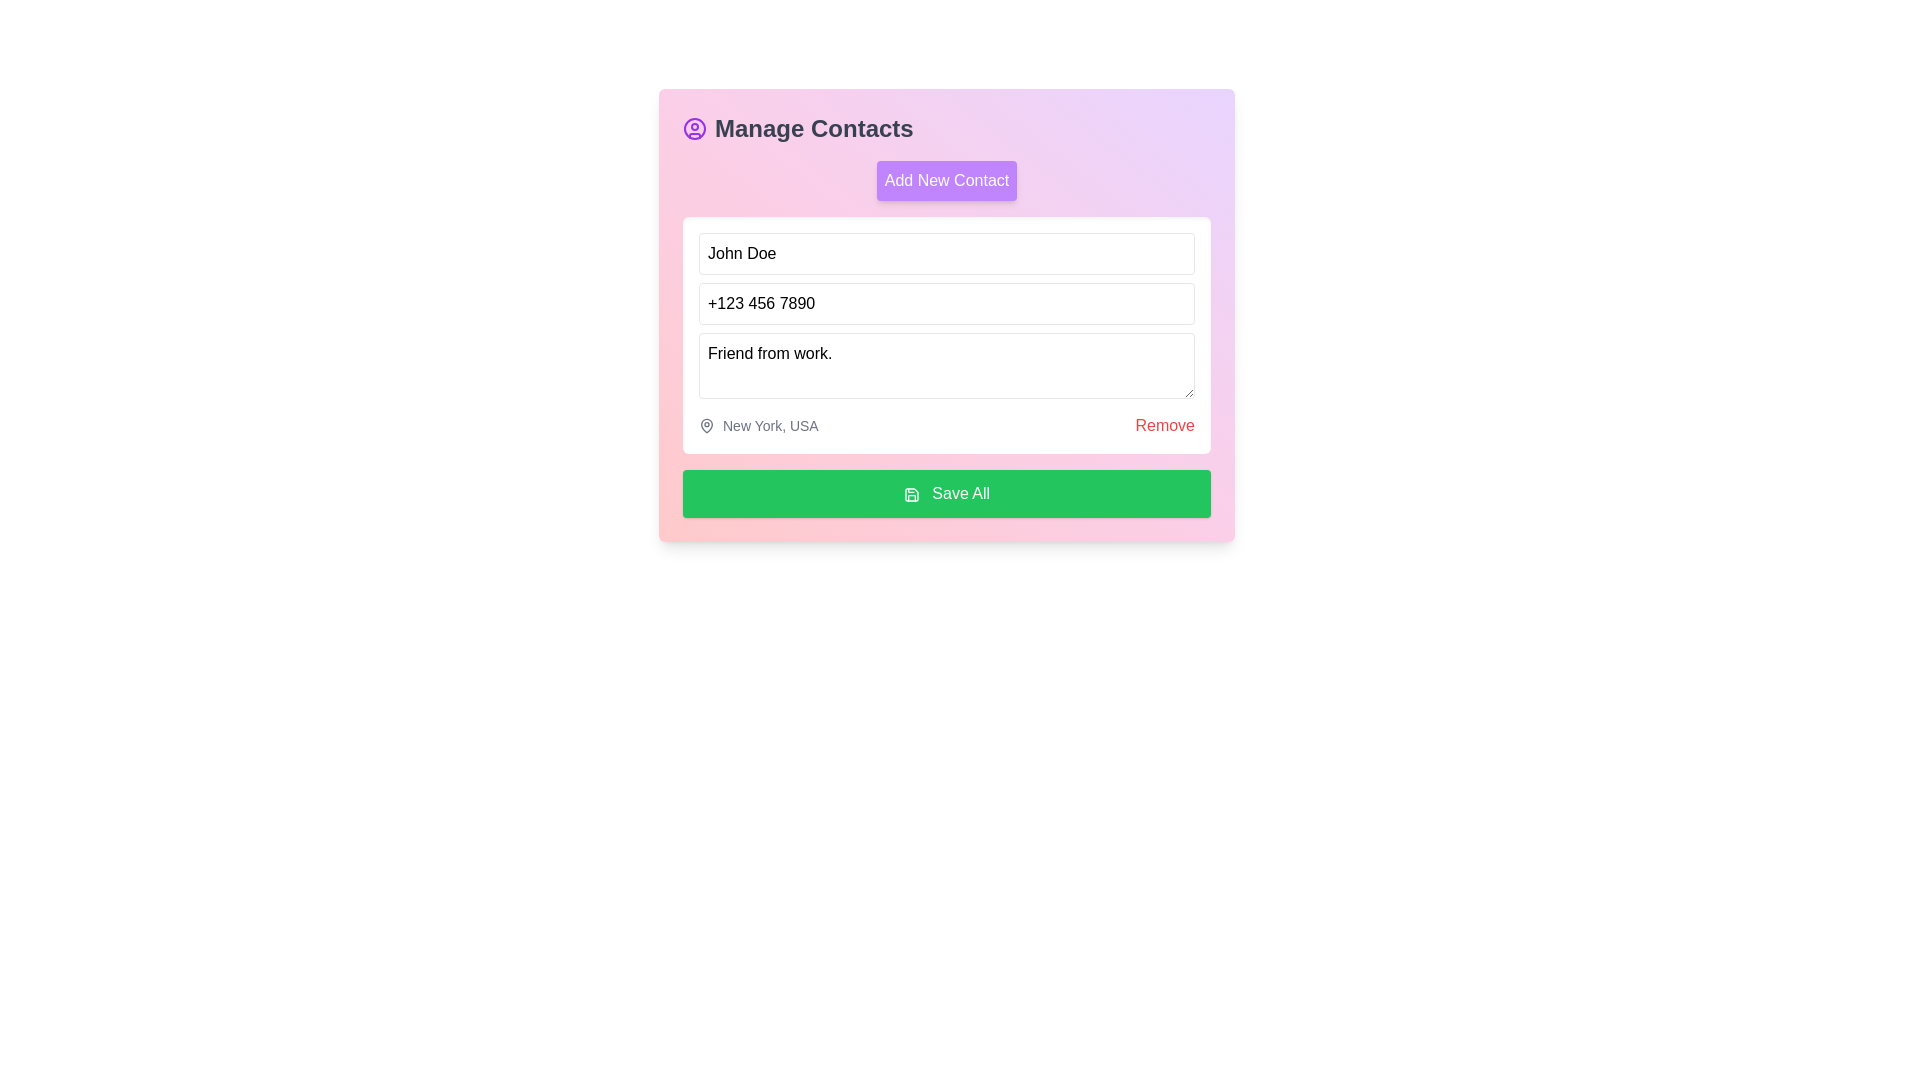 The height and width of the screenshot is (1080, 1920). I want to click on the save icon located within the green 'Save All' button at the bottom of the Manage Contacts interface, so click(910, 494).